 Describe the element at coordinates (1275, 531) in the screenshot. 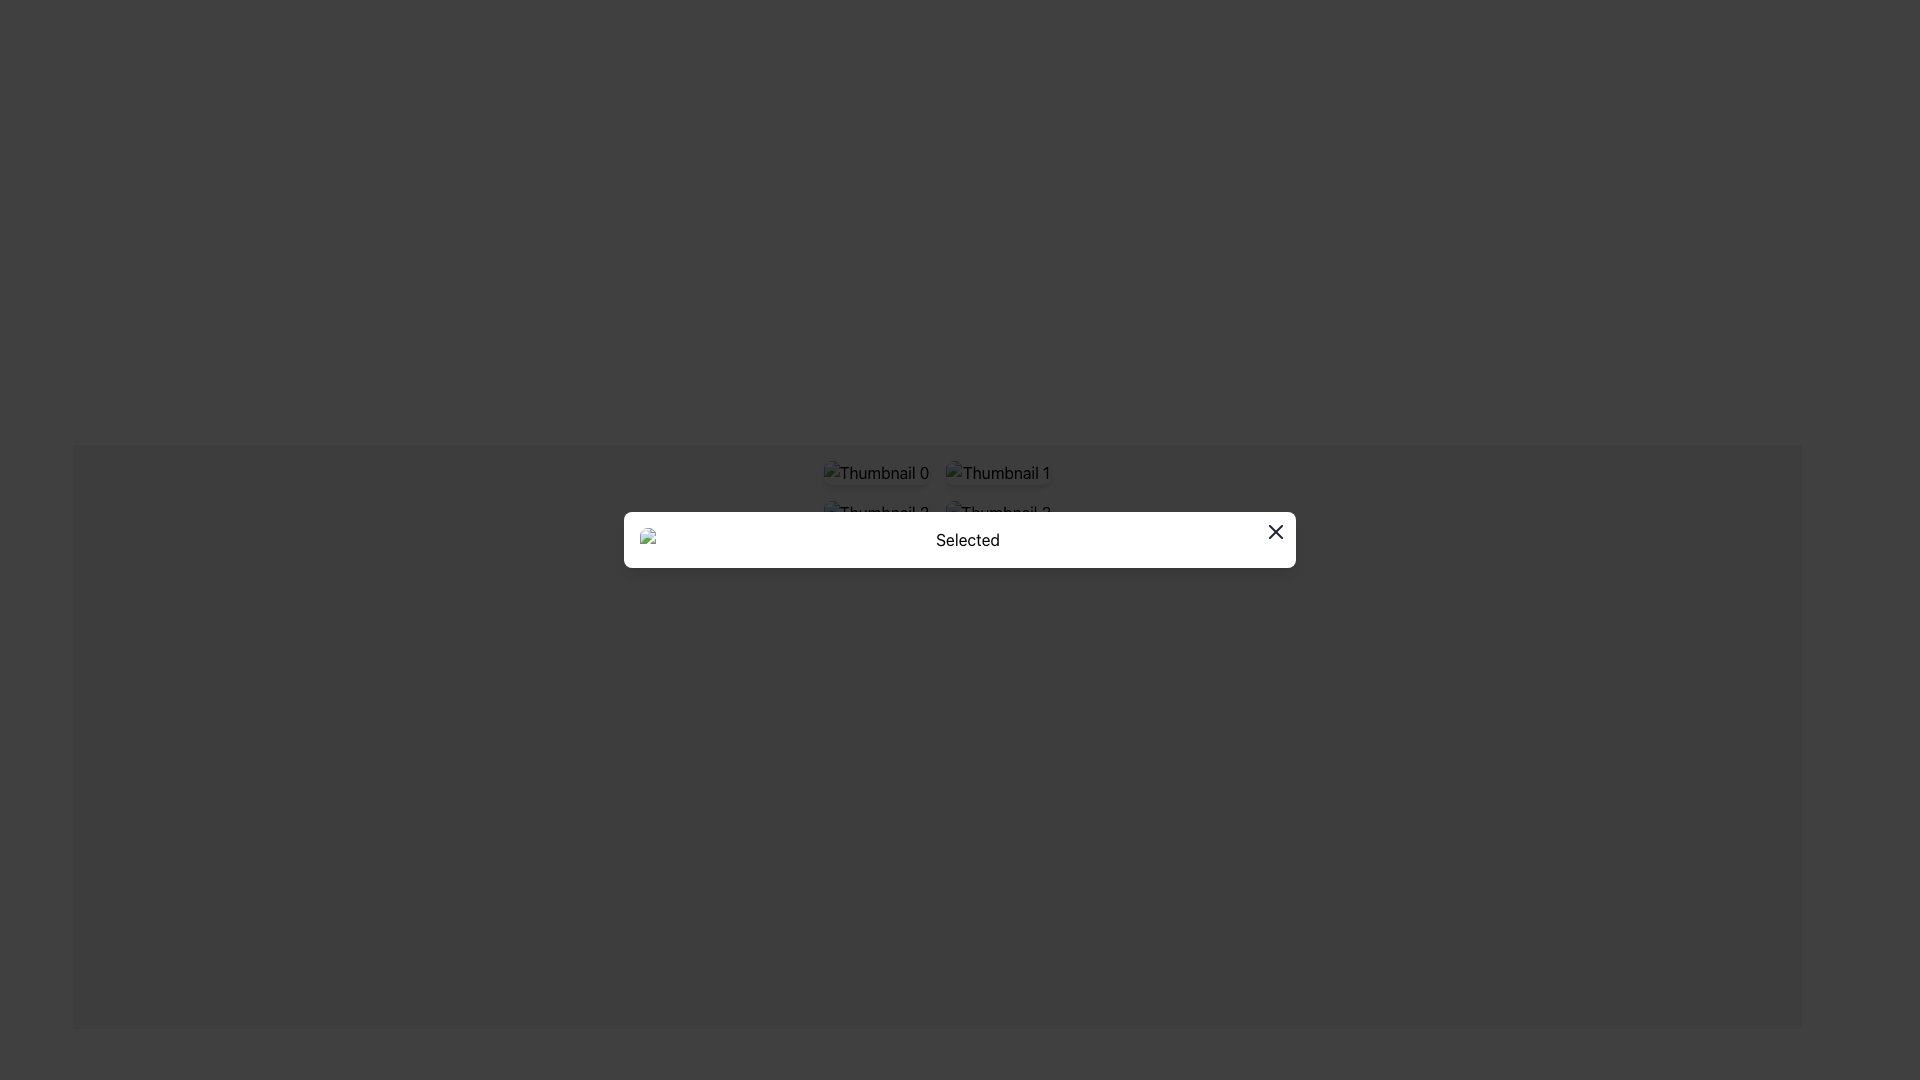

I see `the close button styled as an 'X' icon located at the top-right corner of the white modal to change its color` at that location.